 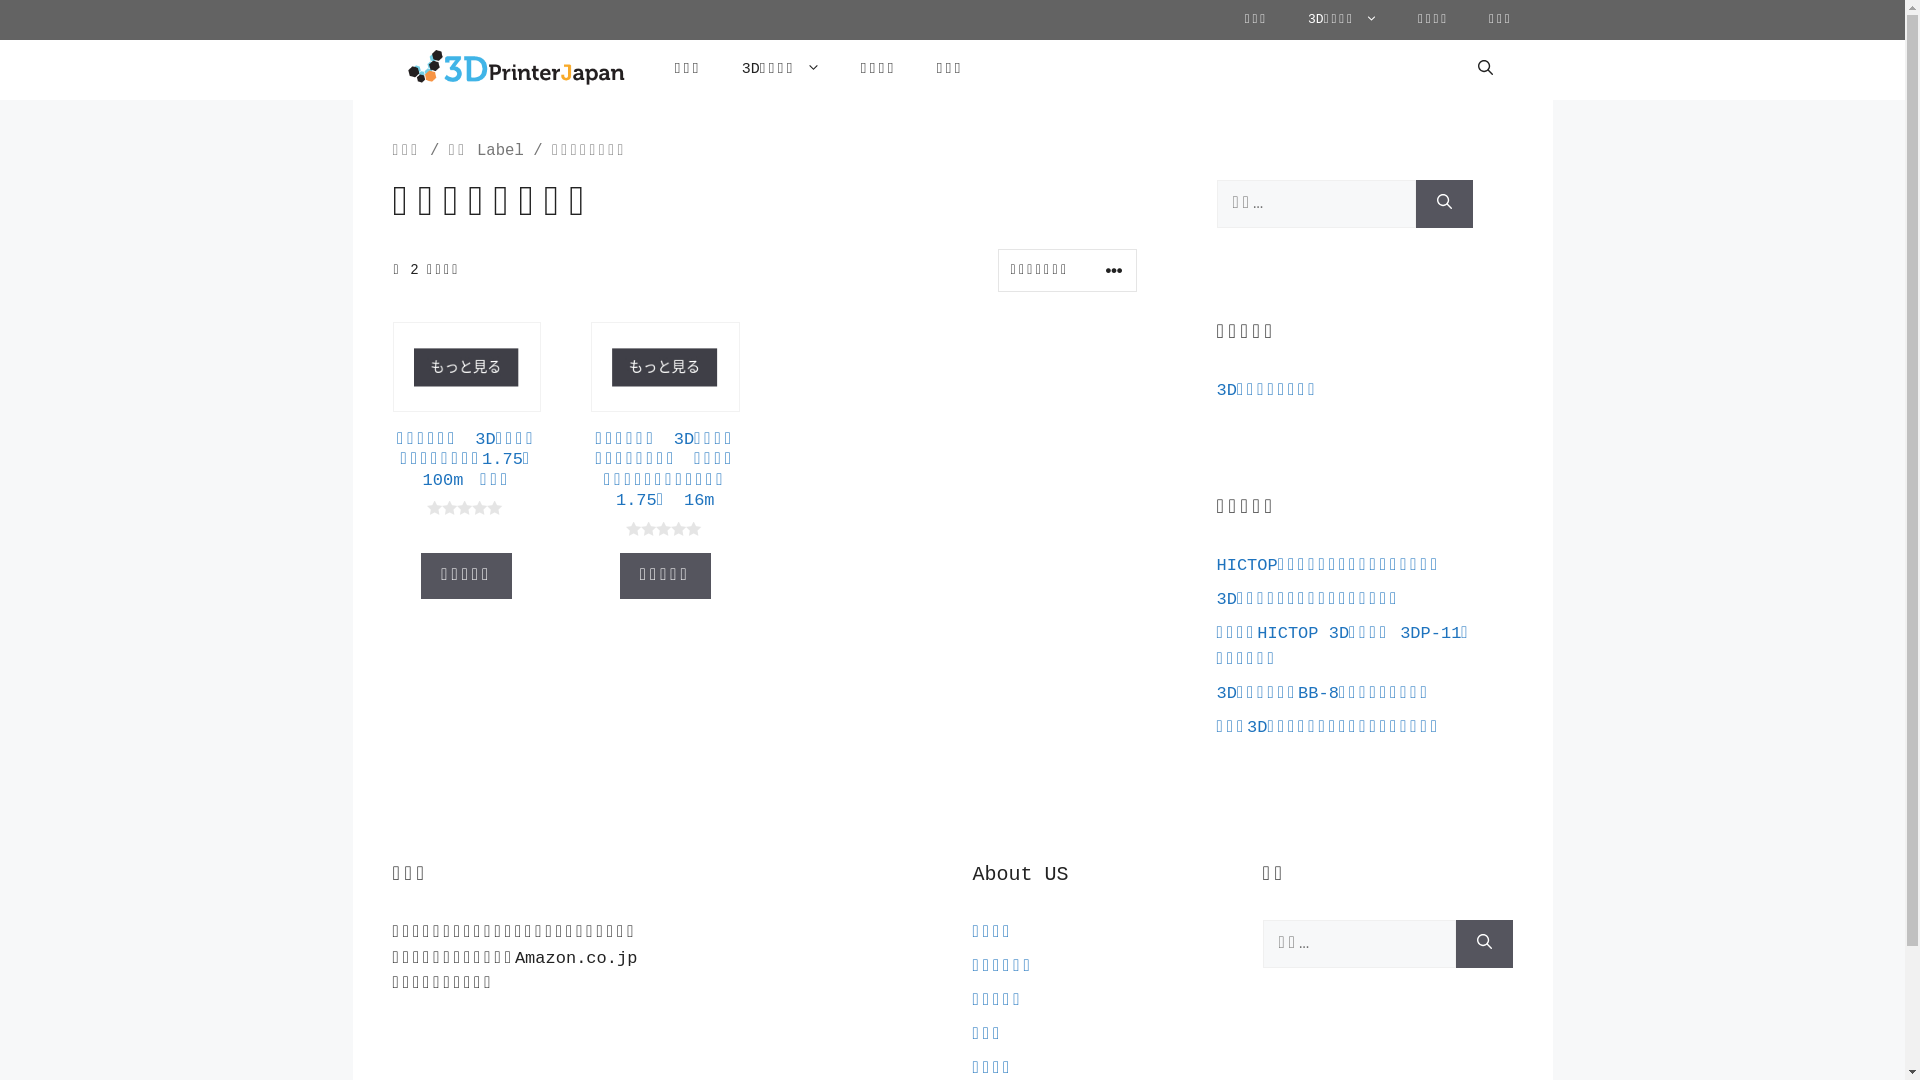 I want to click on 'Not yet rated', so click(x=665, y=528).